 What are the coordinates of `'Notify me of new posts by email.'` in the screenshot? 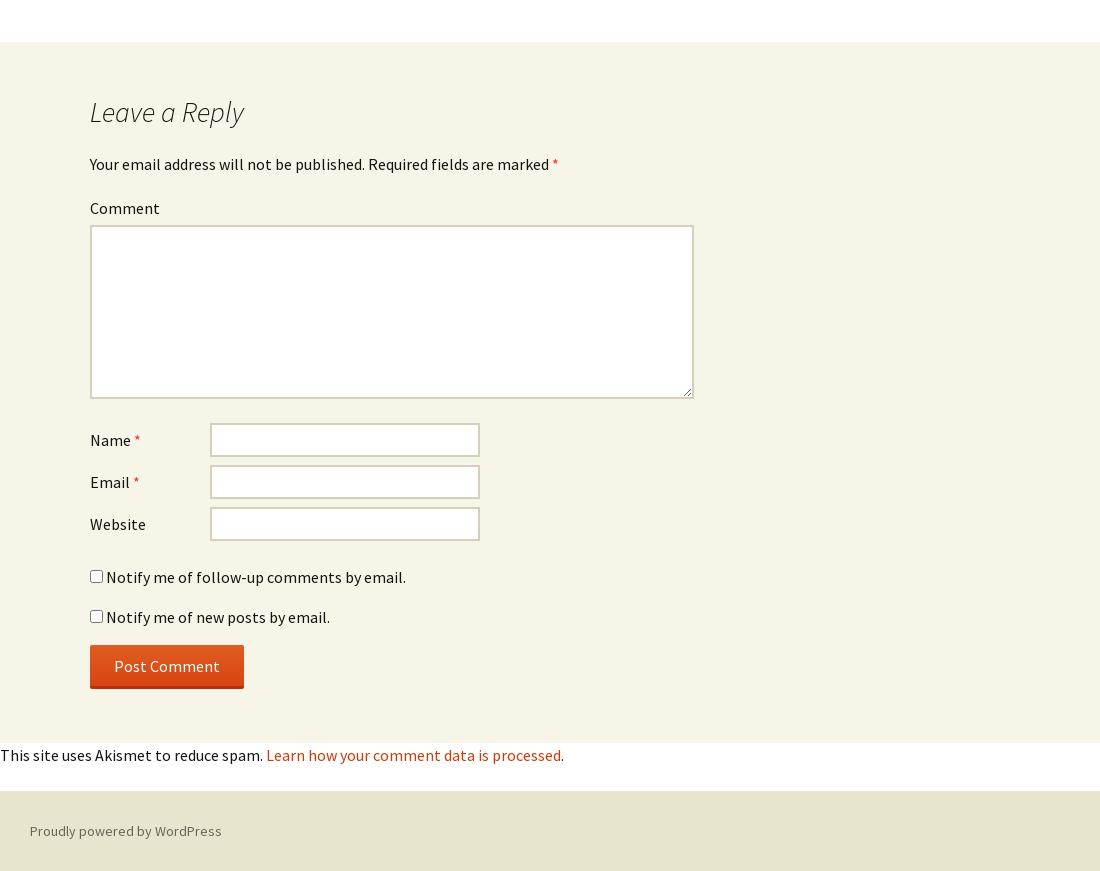 It's located at (218, 616).